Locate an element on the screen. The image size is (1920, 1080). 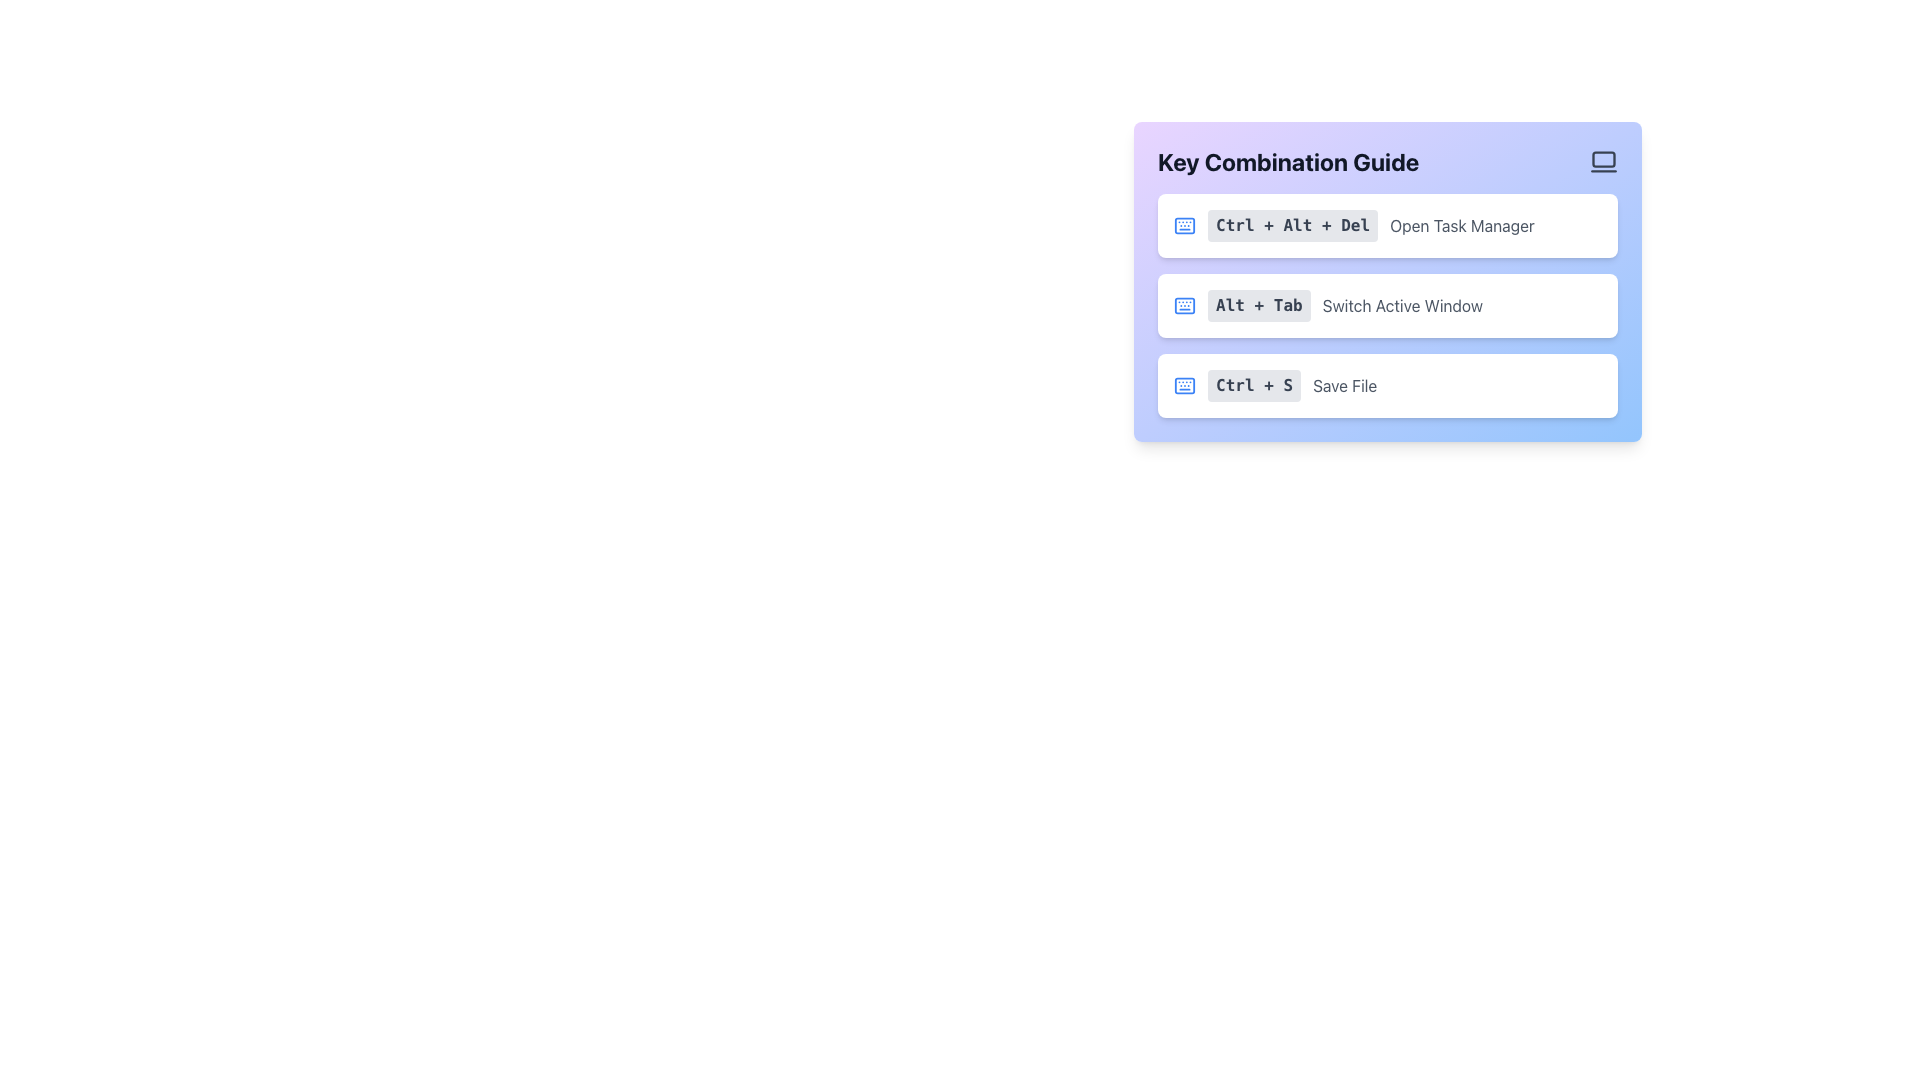
the Text label that indicates the functionality associated with the 'Alt + Tab' keyboard shortcut in the Key Combination Guide is located at coordinates (1401, 305).